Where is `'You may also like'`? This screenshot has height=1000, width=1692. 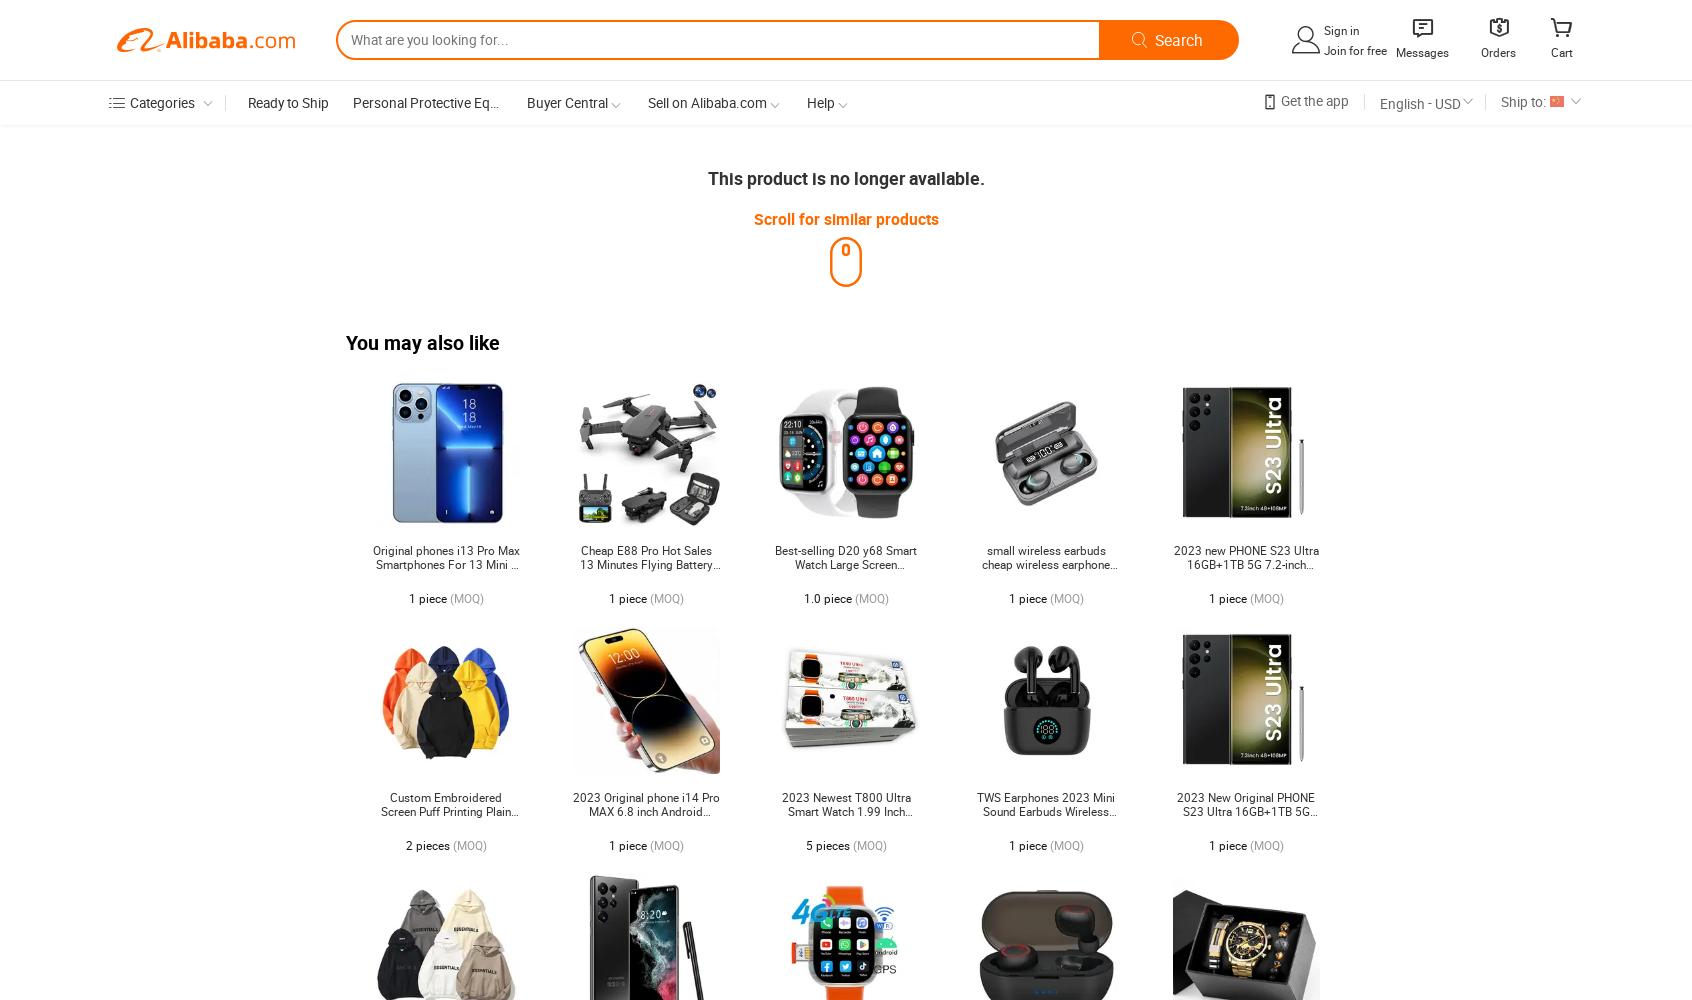
'You may also like' is located at coordinates (423, 342).